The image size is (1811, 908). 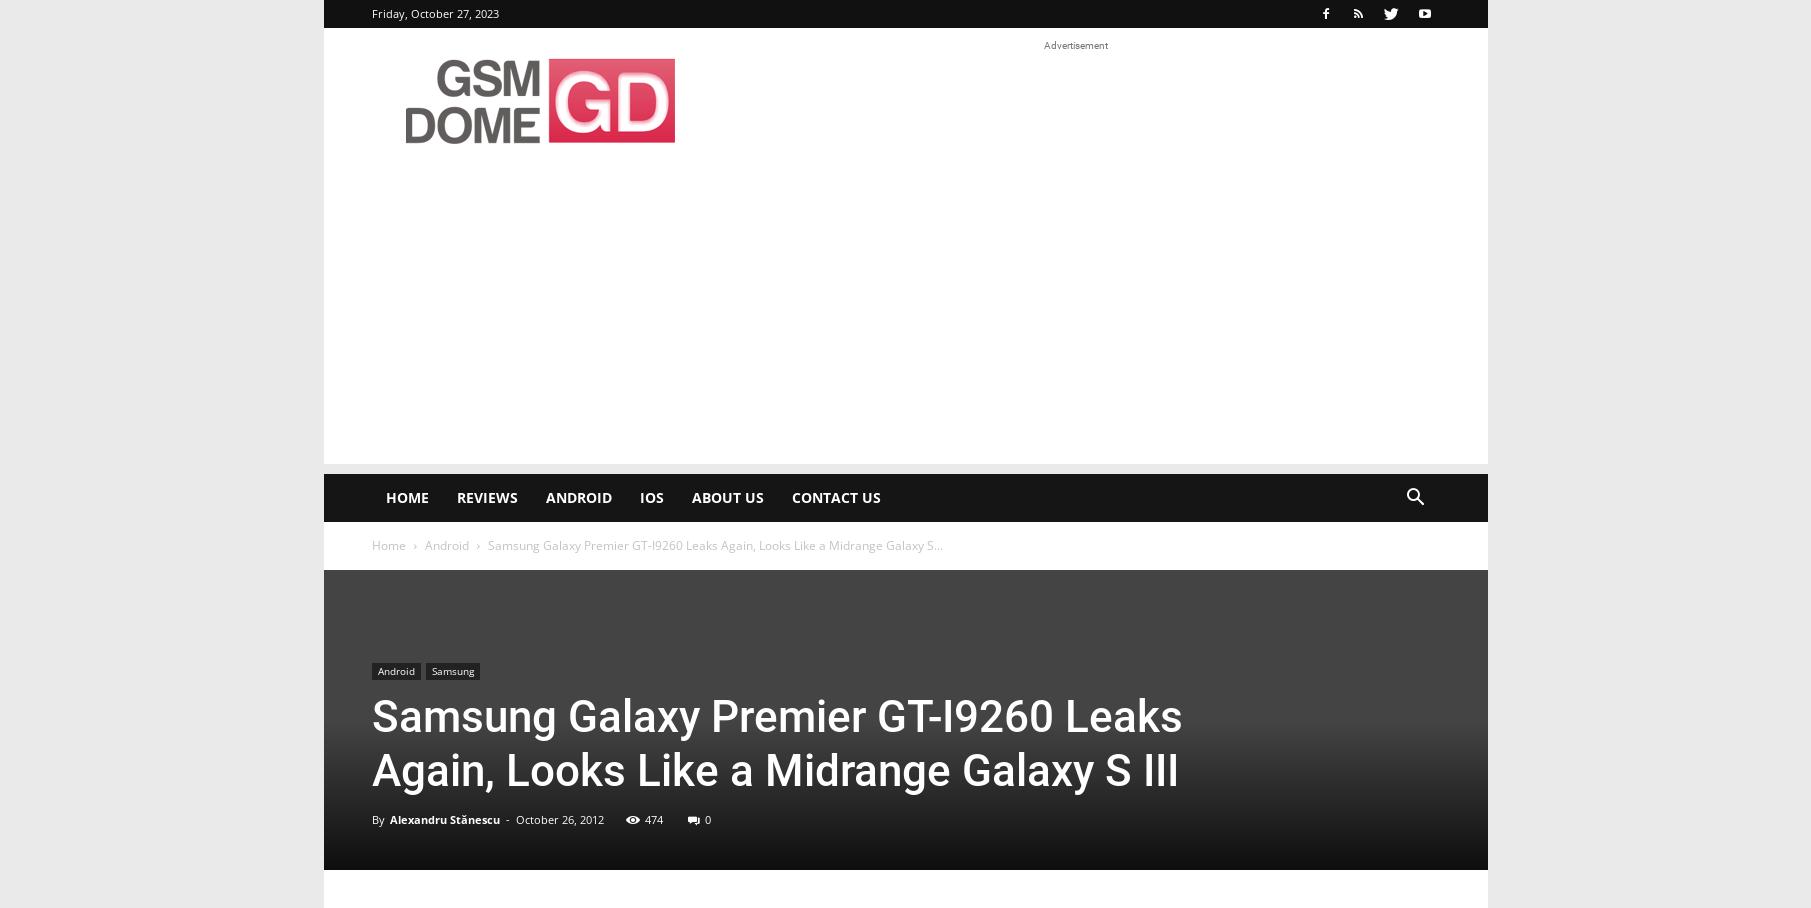 What do you see at coordinates (452, 671) in the screenshot?
I see `'Samsung'` at bounding box center [452, 671].